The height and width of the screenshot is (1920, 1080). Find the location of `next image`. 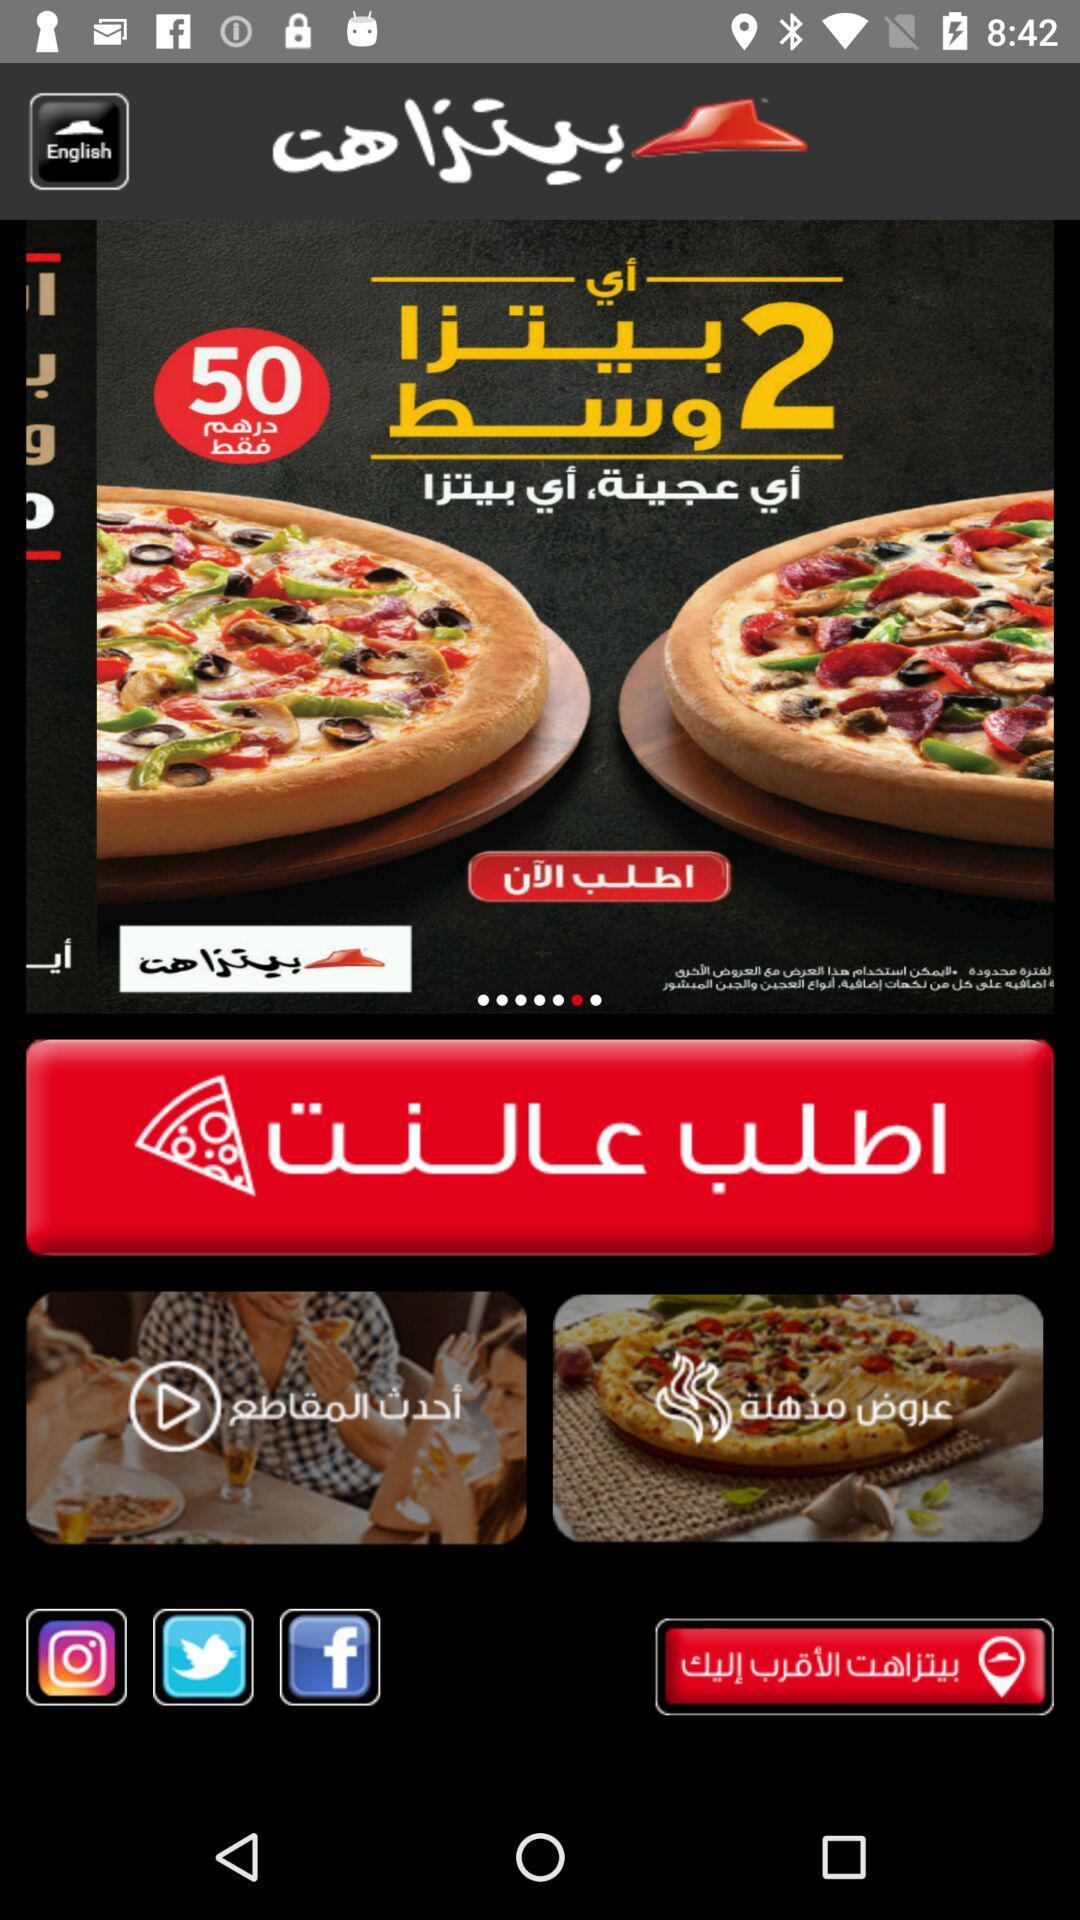

next image is located at coordinates (577, 1000).